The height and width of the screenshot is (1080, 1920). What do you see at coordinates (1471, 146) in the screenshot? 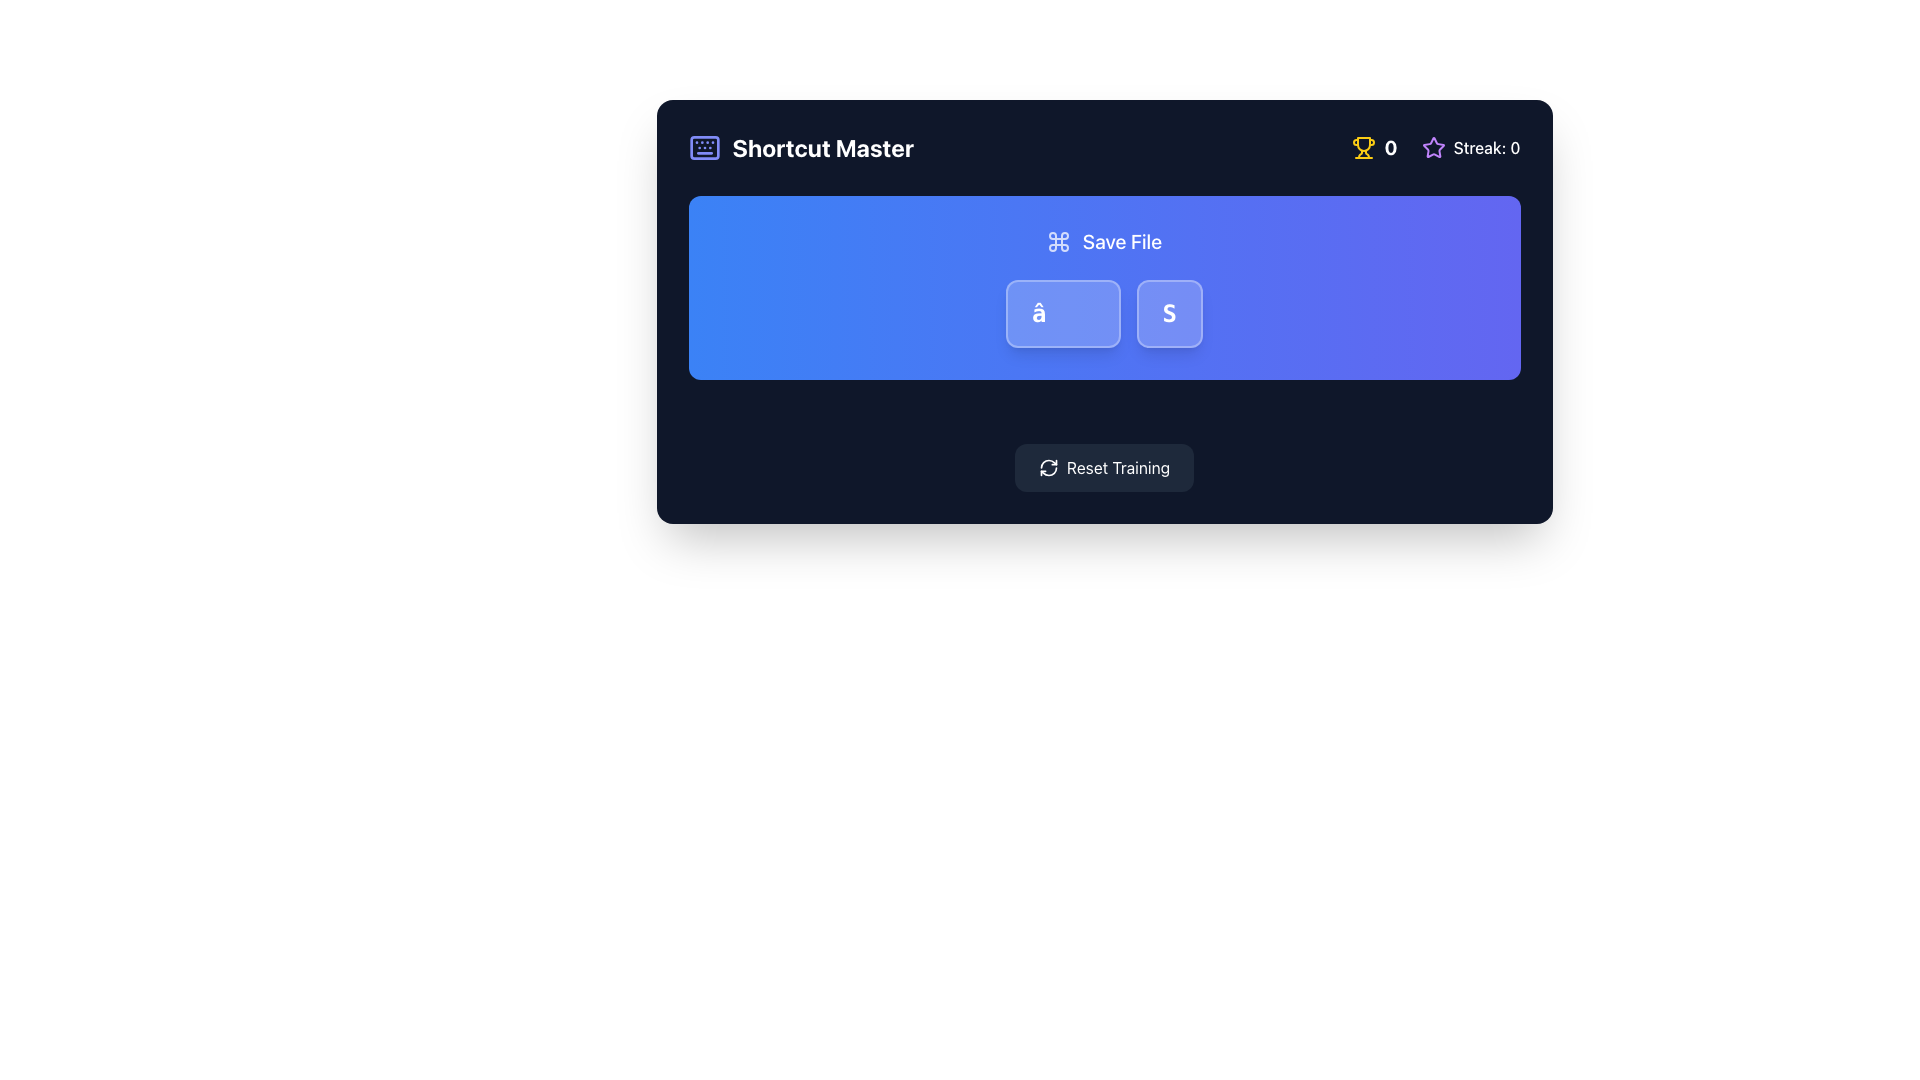
I see `the text display with an icon indicating the user's current streak count, located in the top-right corner of the interface` at bounding box center [1471, 146].